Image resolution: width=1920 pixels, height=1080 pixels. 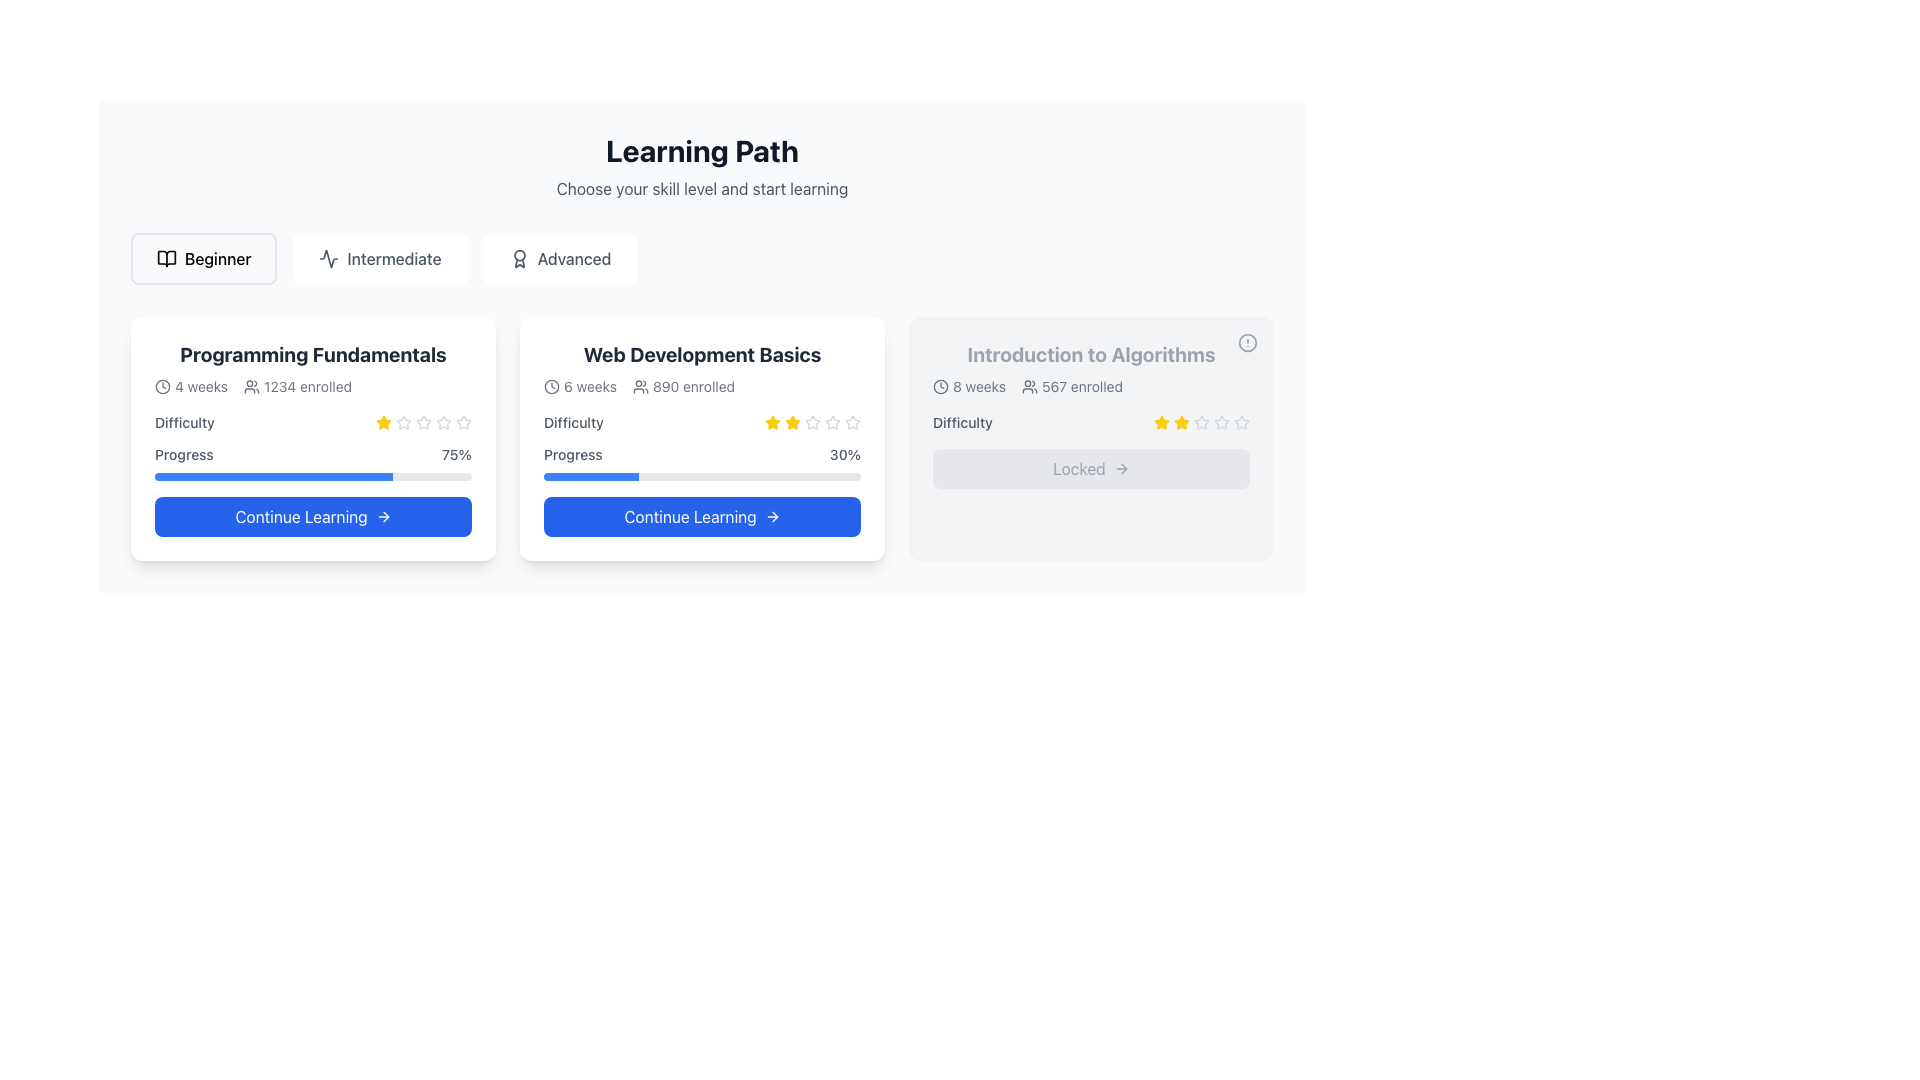 I want to click on the static text label displaying '4 weeks' in grey font color, located next to the clock icon and above the '1234 enrolled' label within the 'Programming Fundamentals' course card, so click(x=201, y=386).